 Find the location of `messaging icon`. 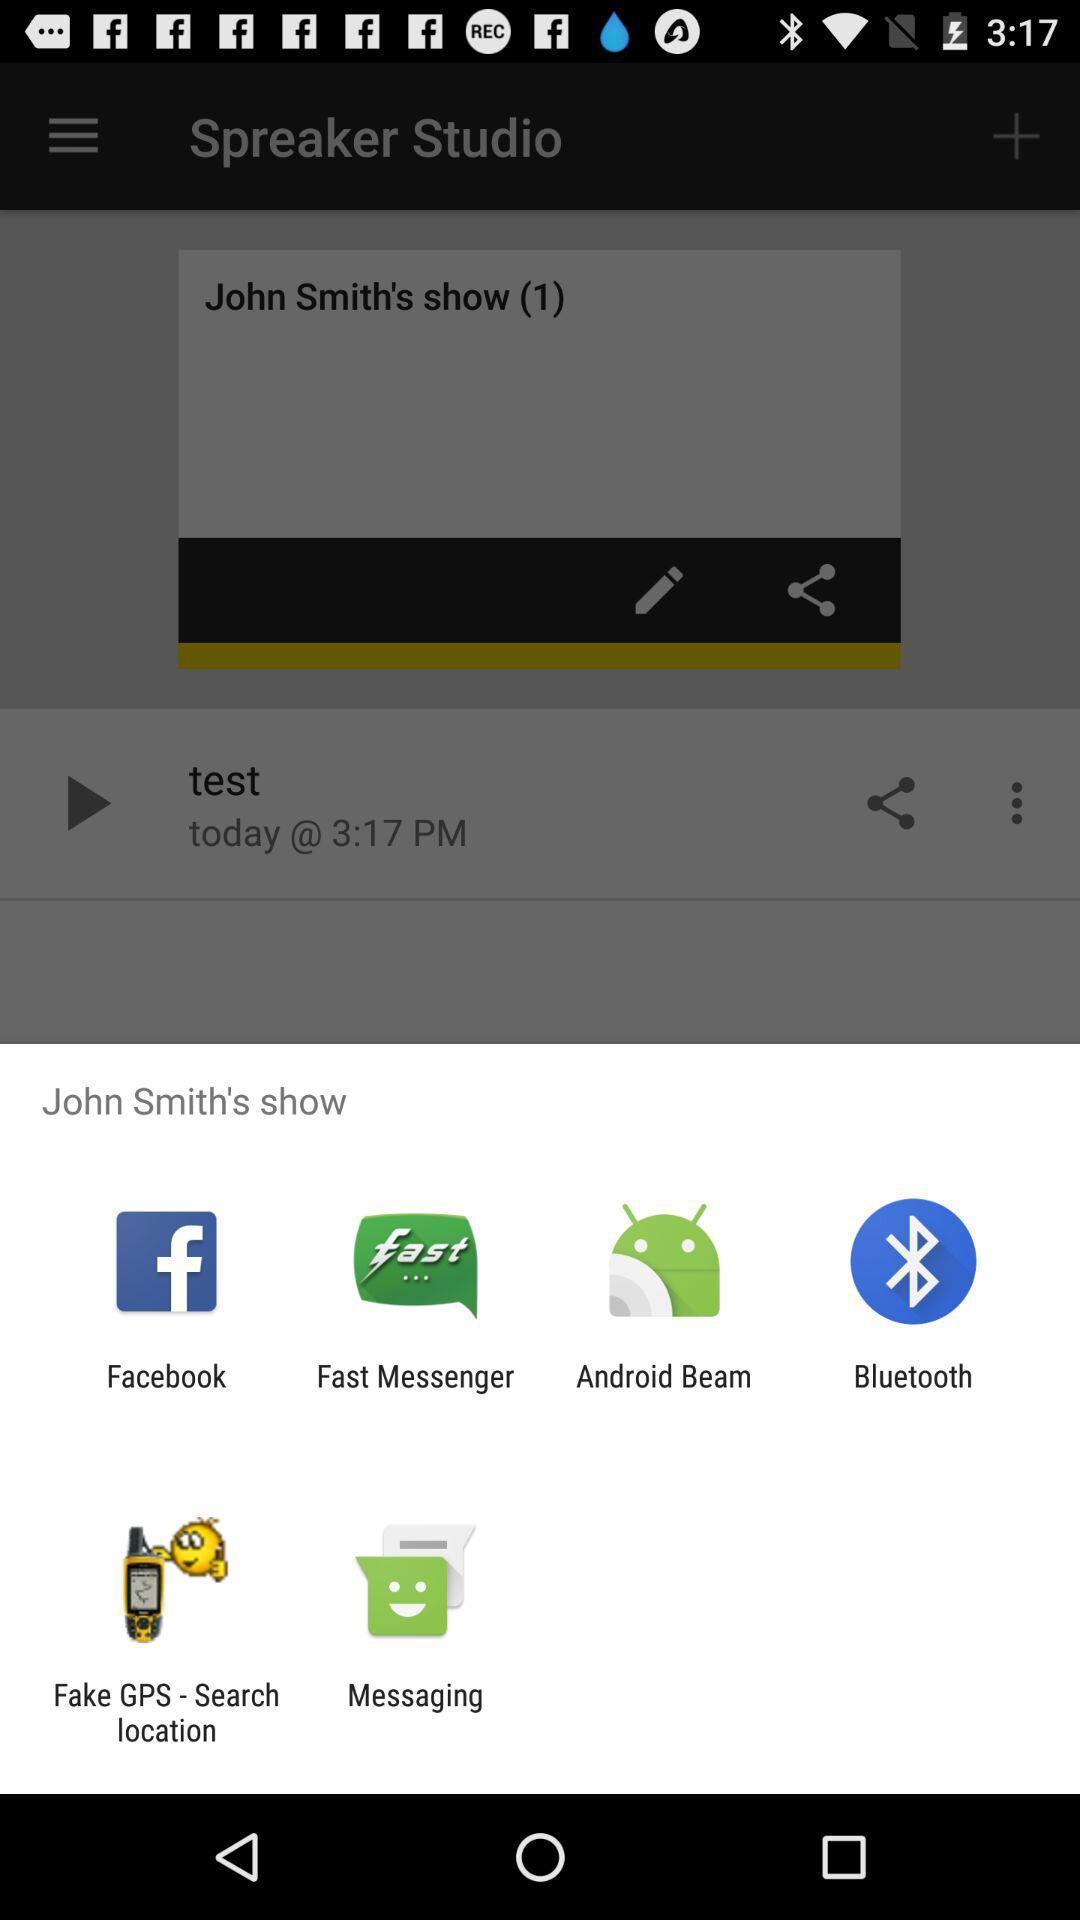

messaging icon is located at coordinates (414, 1711).